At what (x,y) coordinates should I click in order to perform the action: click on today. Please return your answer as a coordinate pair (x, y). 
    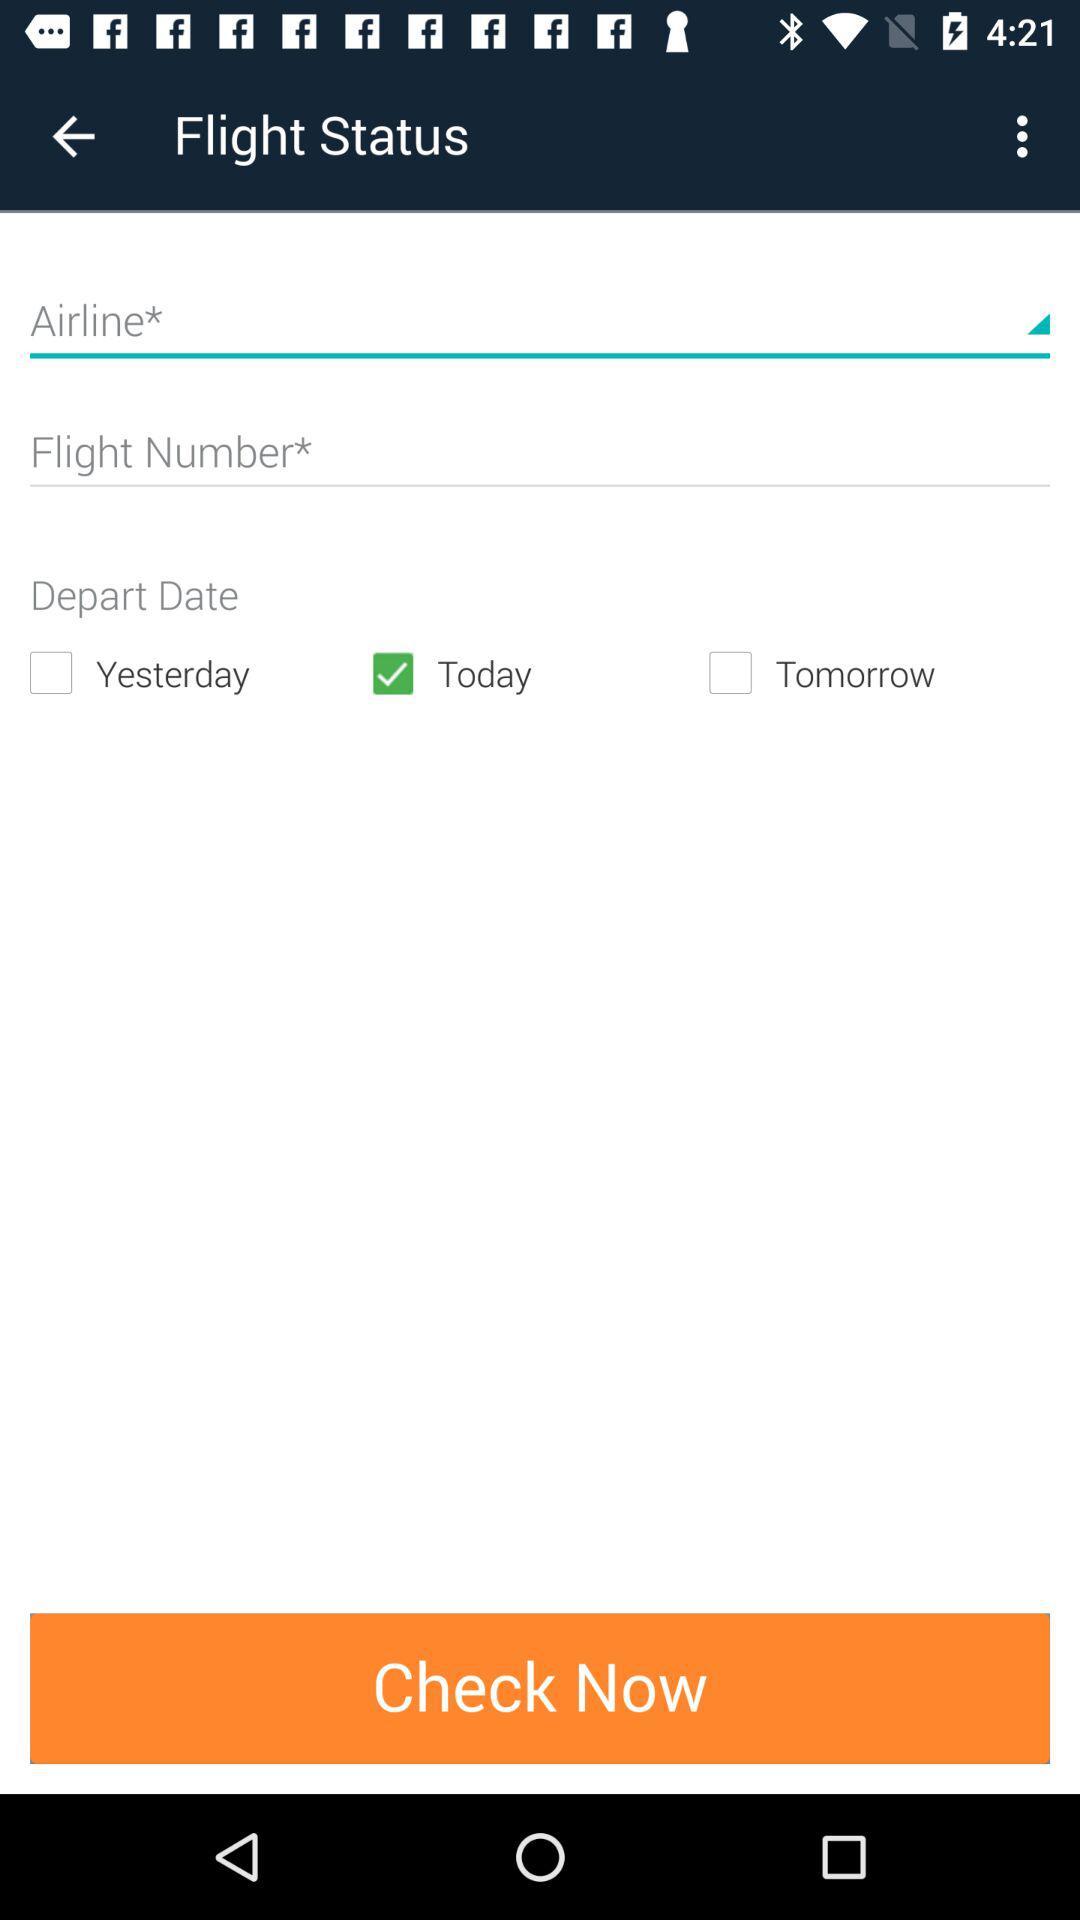
    Looking at the image, I should click on (538, 673).